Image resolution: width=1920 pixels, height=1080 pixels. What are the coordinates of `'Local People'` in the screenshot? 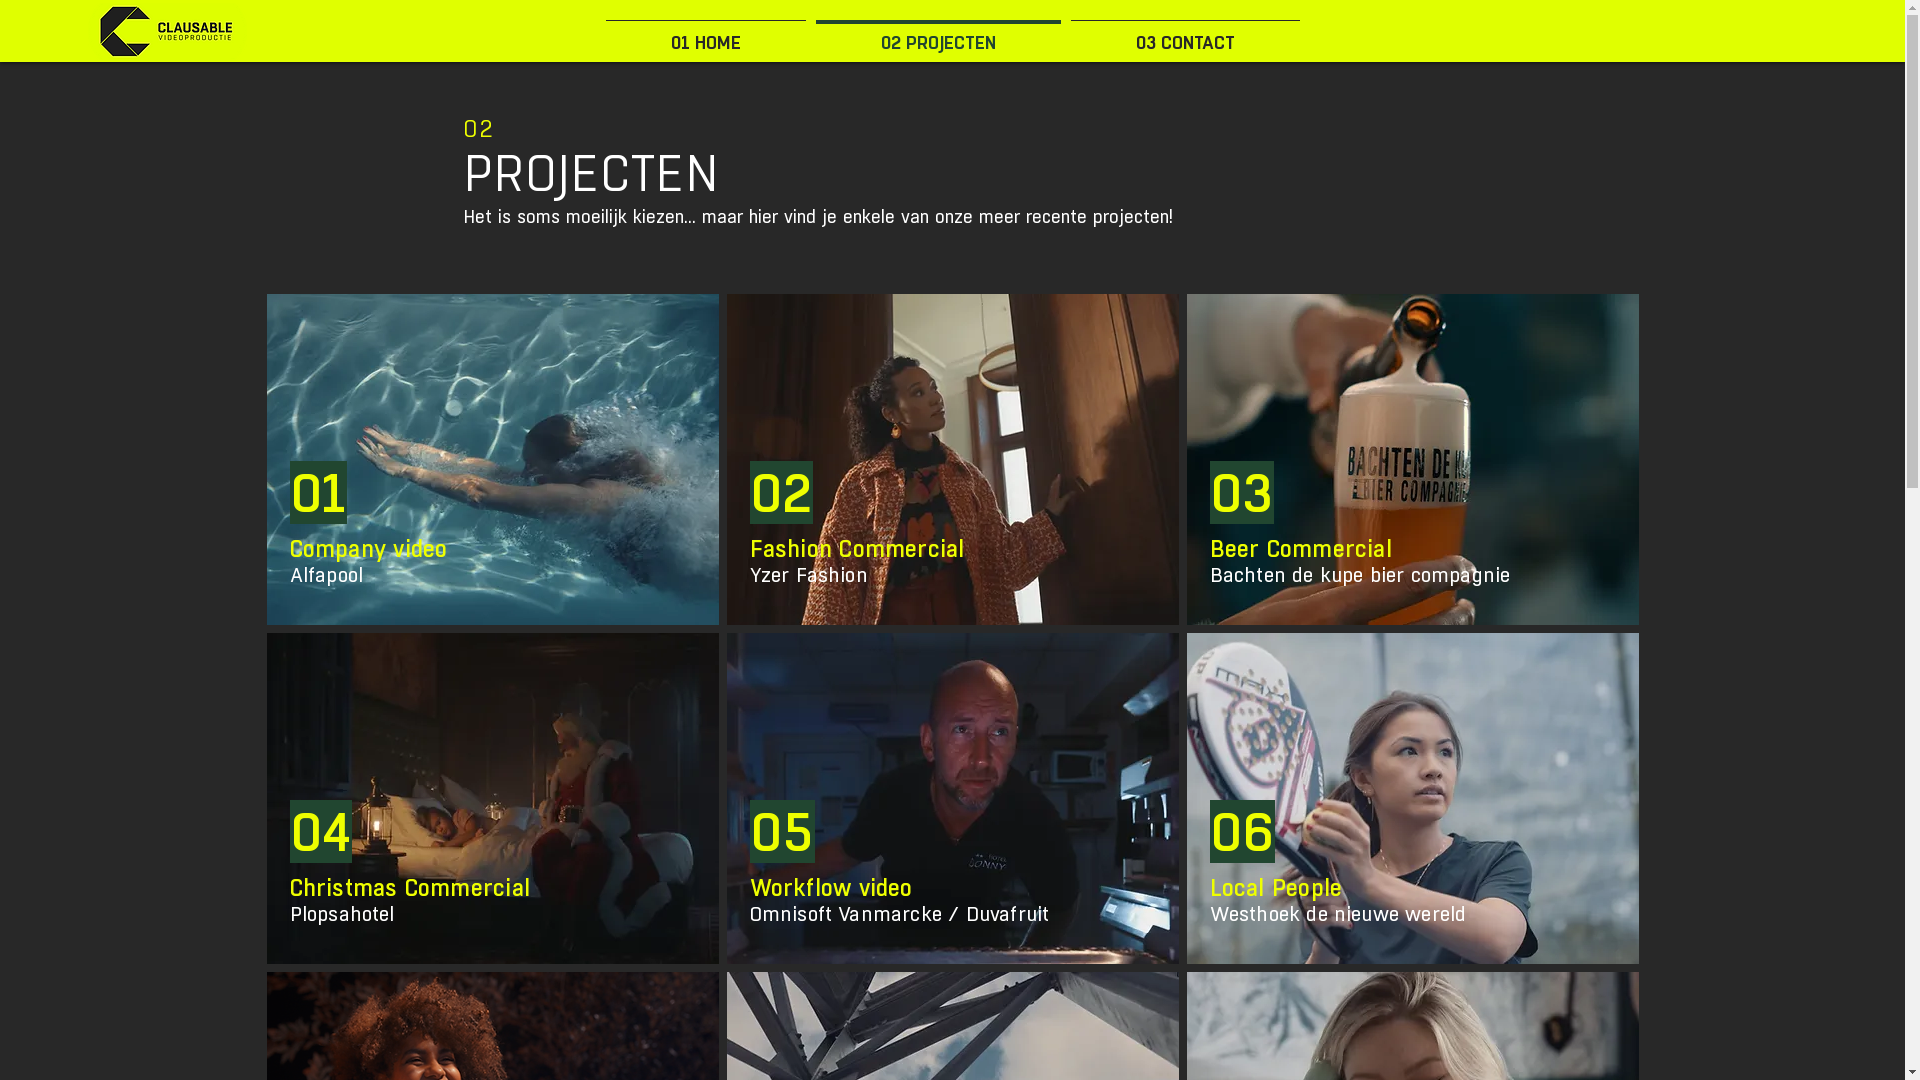 It's located at (1275, 886).